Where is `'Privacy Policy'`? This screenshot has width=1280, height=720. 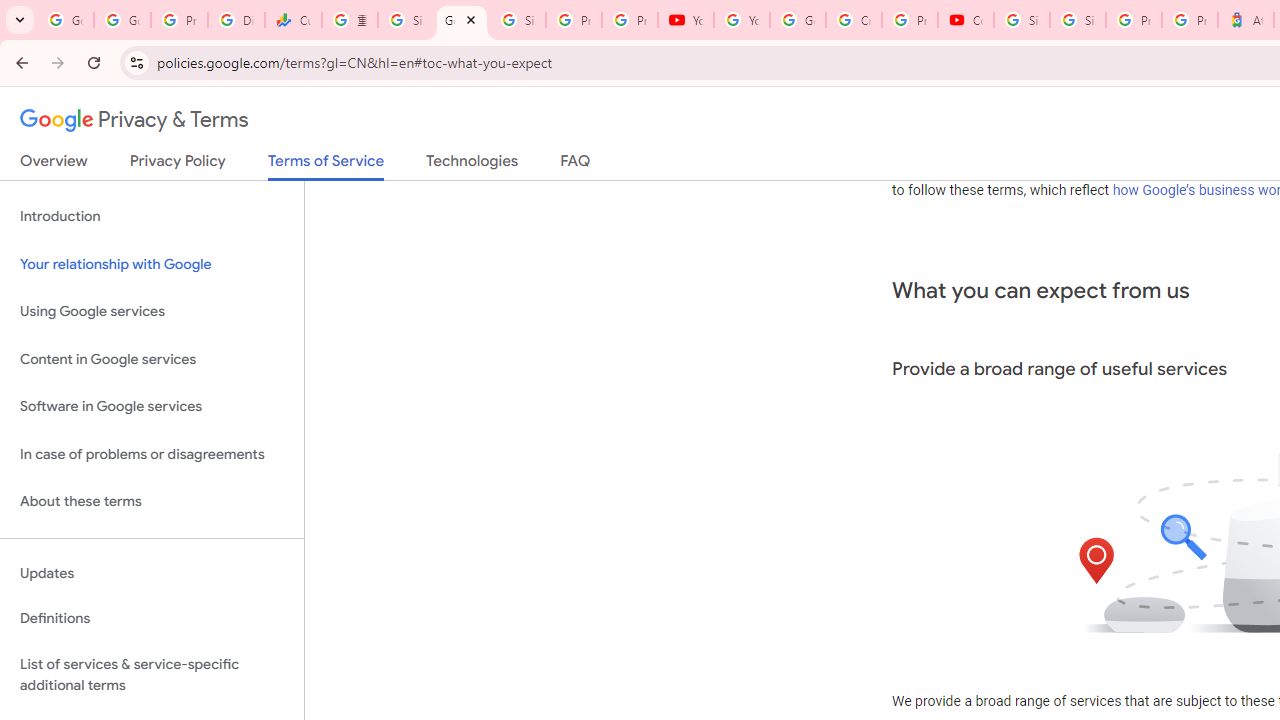
'Privacy Policy' is located at coordinates (177, 164).